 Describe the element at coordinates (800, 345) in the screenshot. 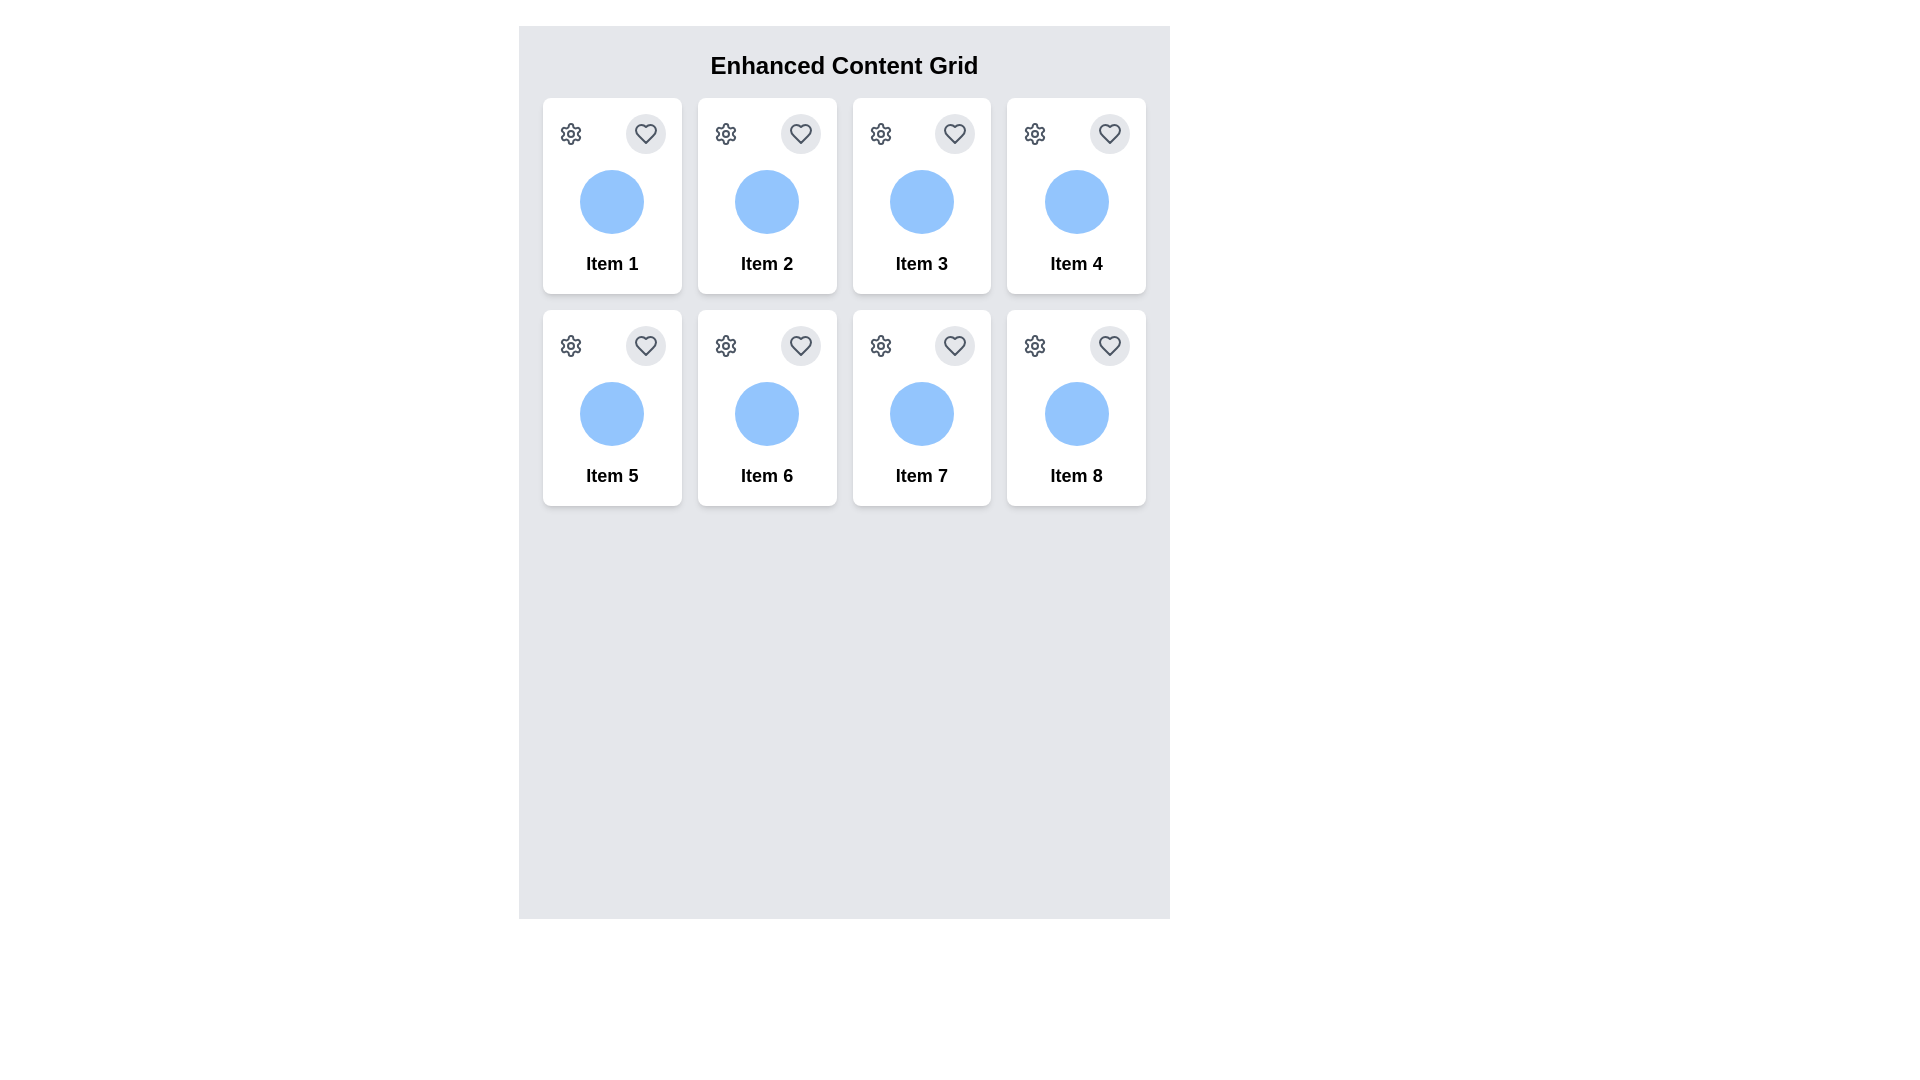

I see `the heart icon located in the upper-right corner of the 'Item 6' card` at that location.